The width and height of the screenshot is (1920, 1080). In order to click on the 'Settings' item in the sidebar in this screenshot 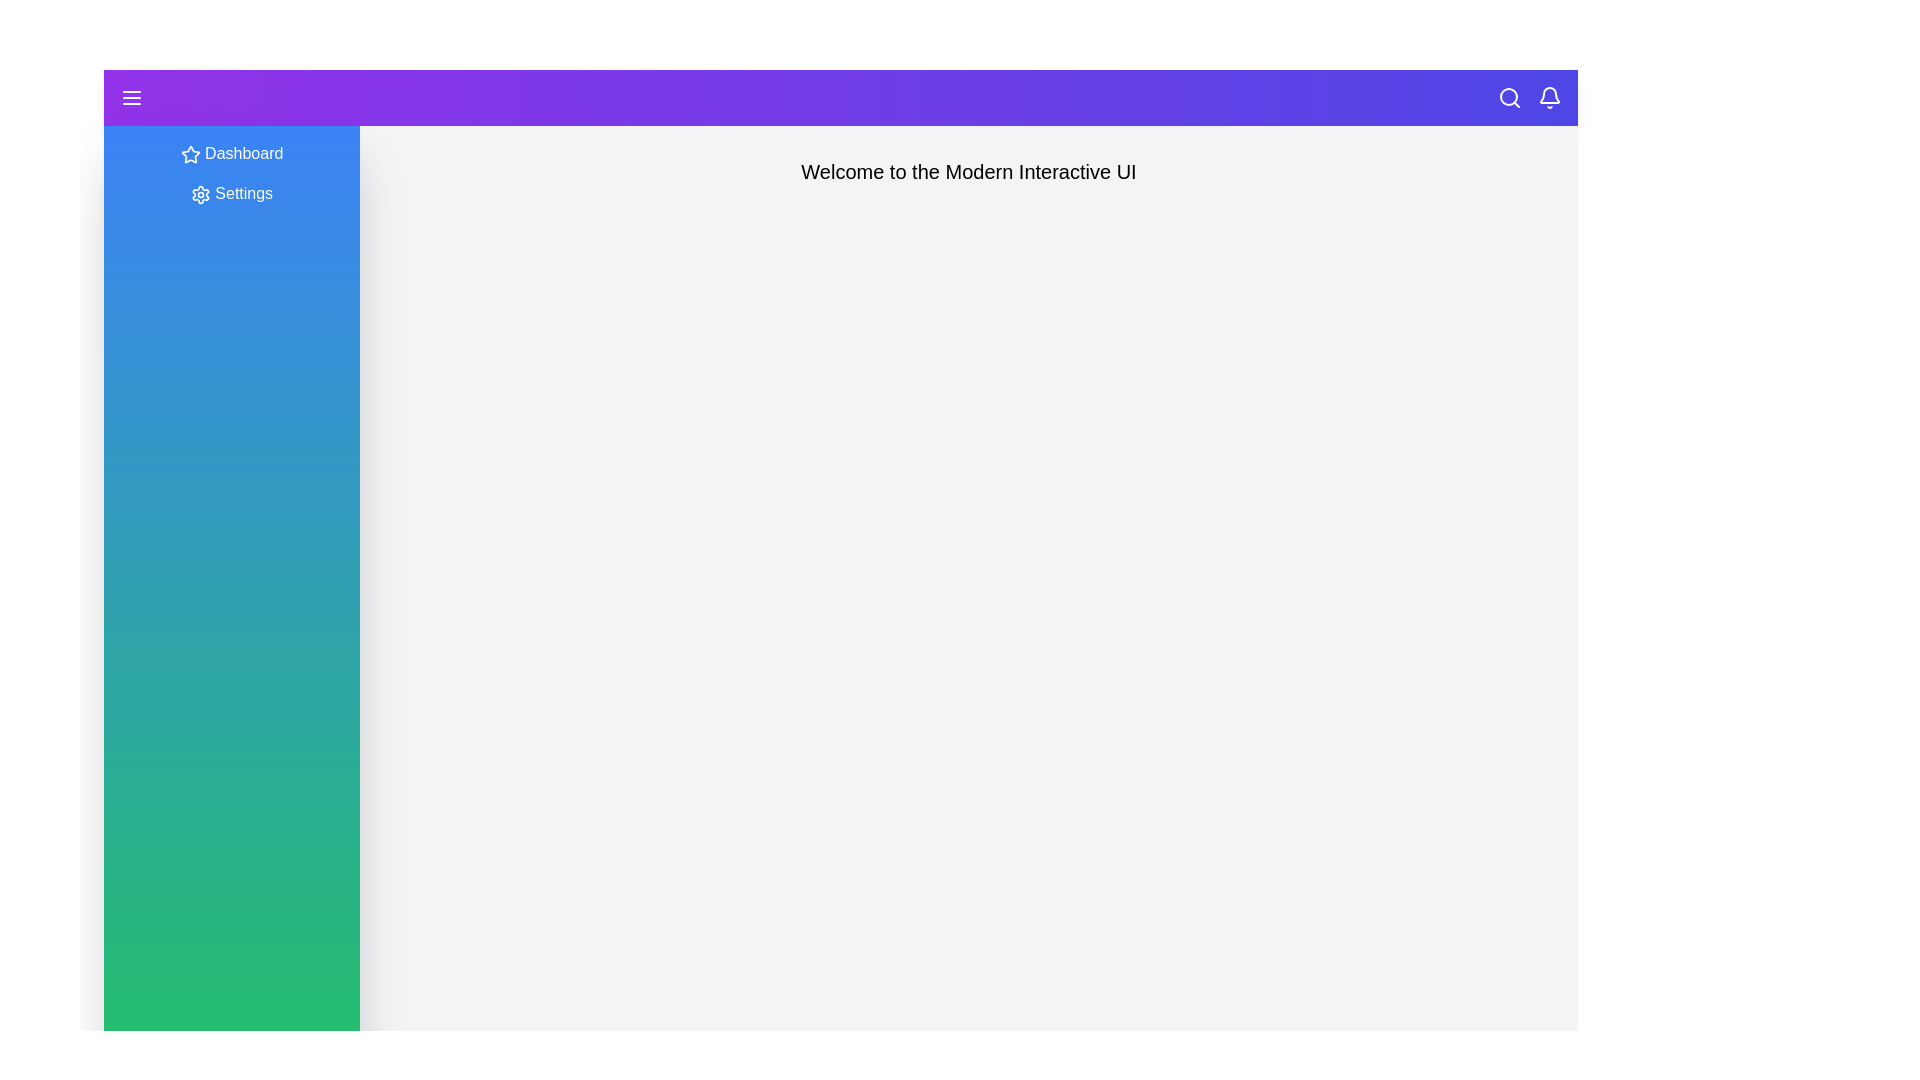, I will do `click(231, 193)`.